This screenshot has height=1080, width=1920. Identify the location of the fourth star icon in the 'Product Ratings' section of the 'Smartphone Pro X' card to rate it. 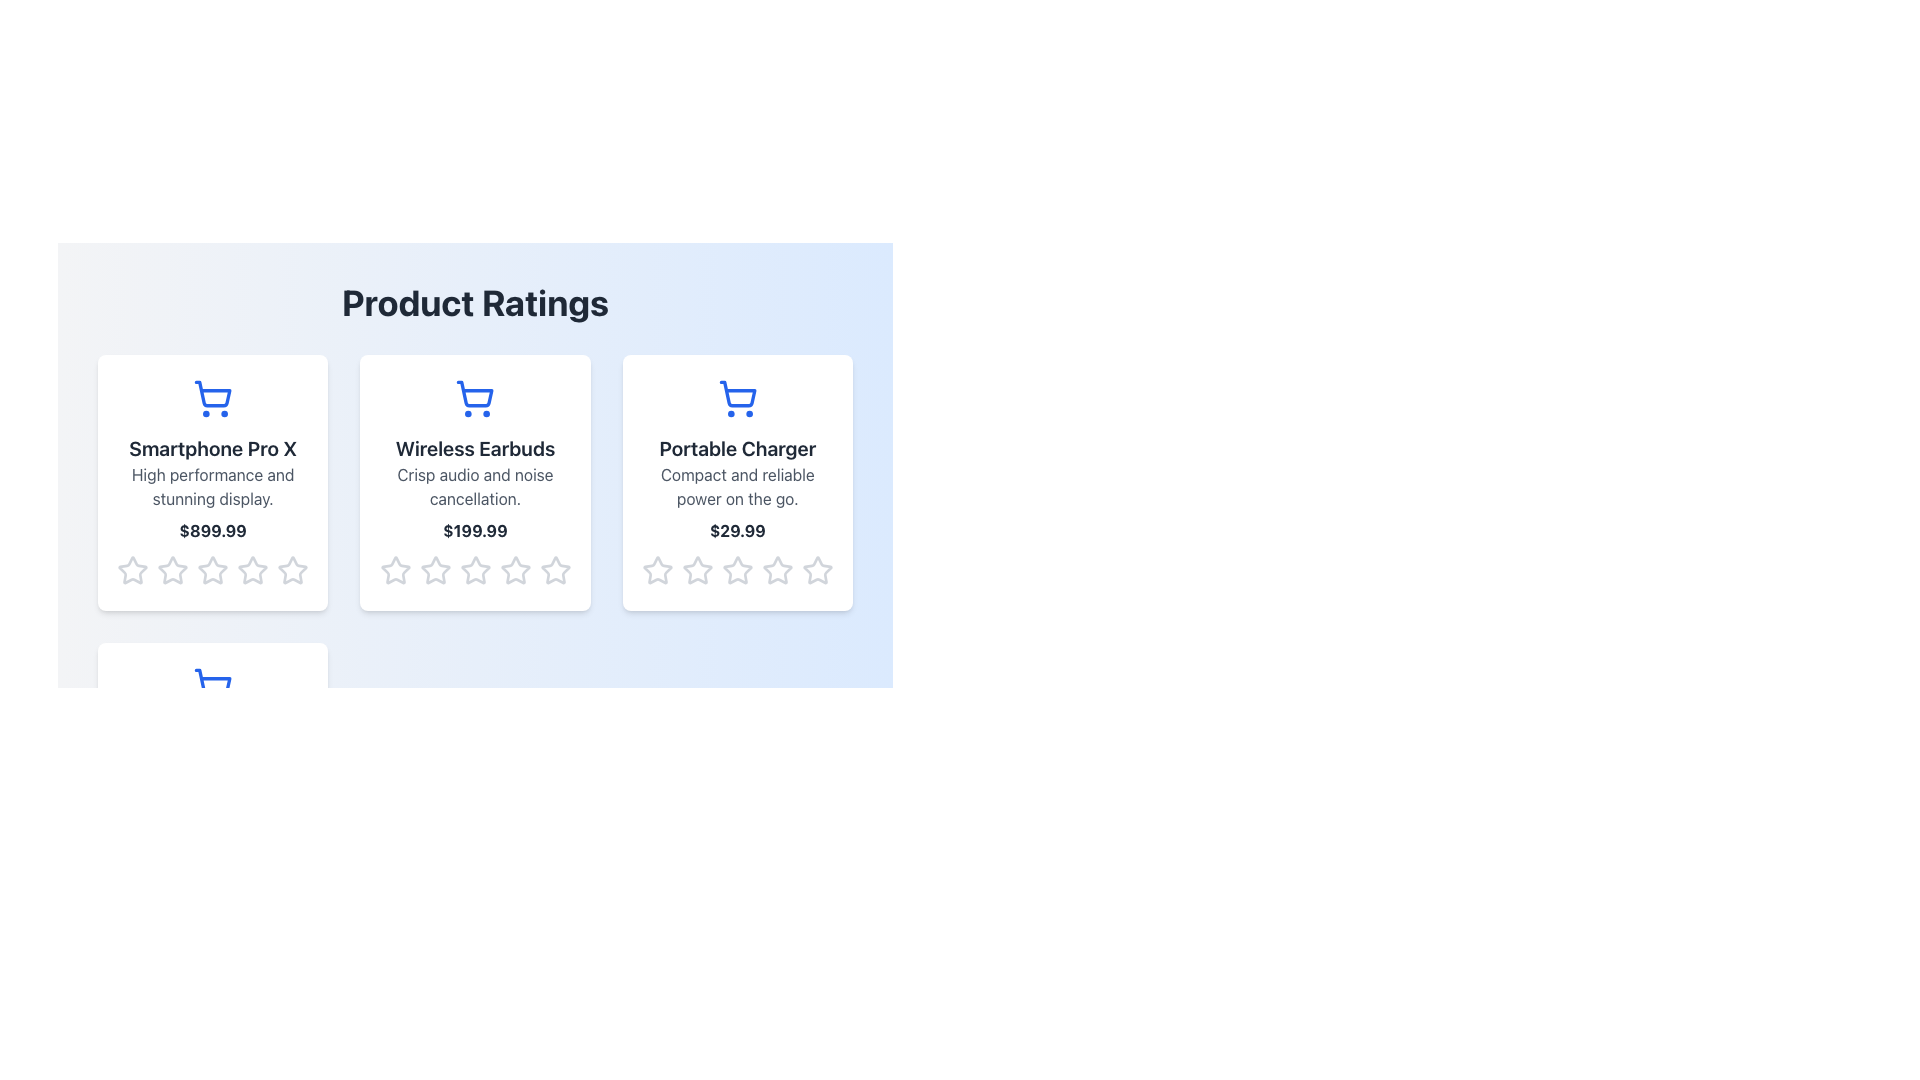
(292, 570).